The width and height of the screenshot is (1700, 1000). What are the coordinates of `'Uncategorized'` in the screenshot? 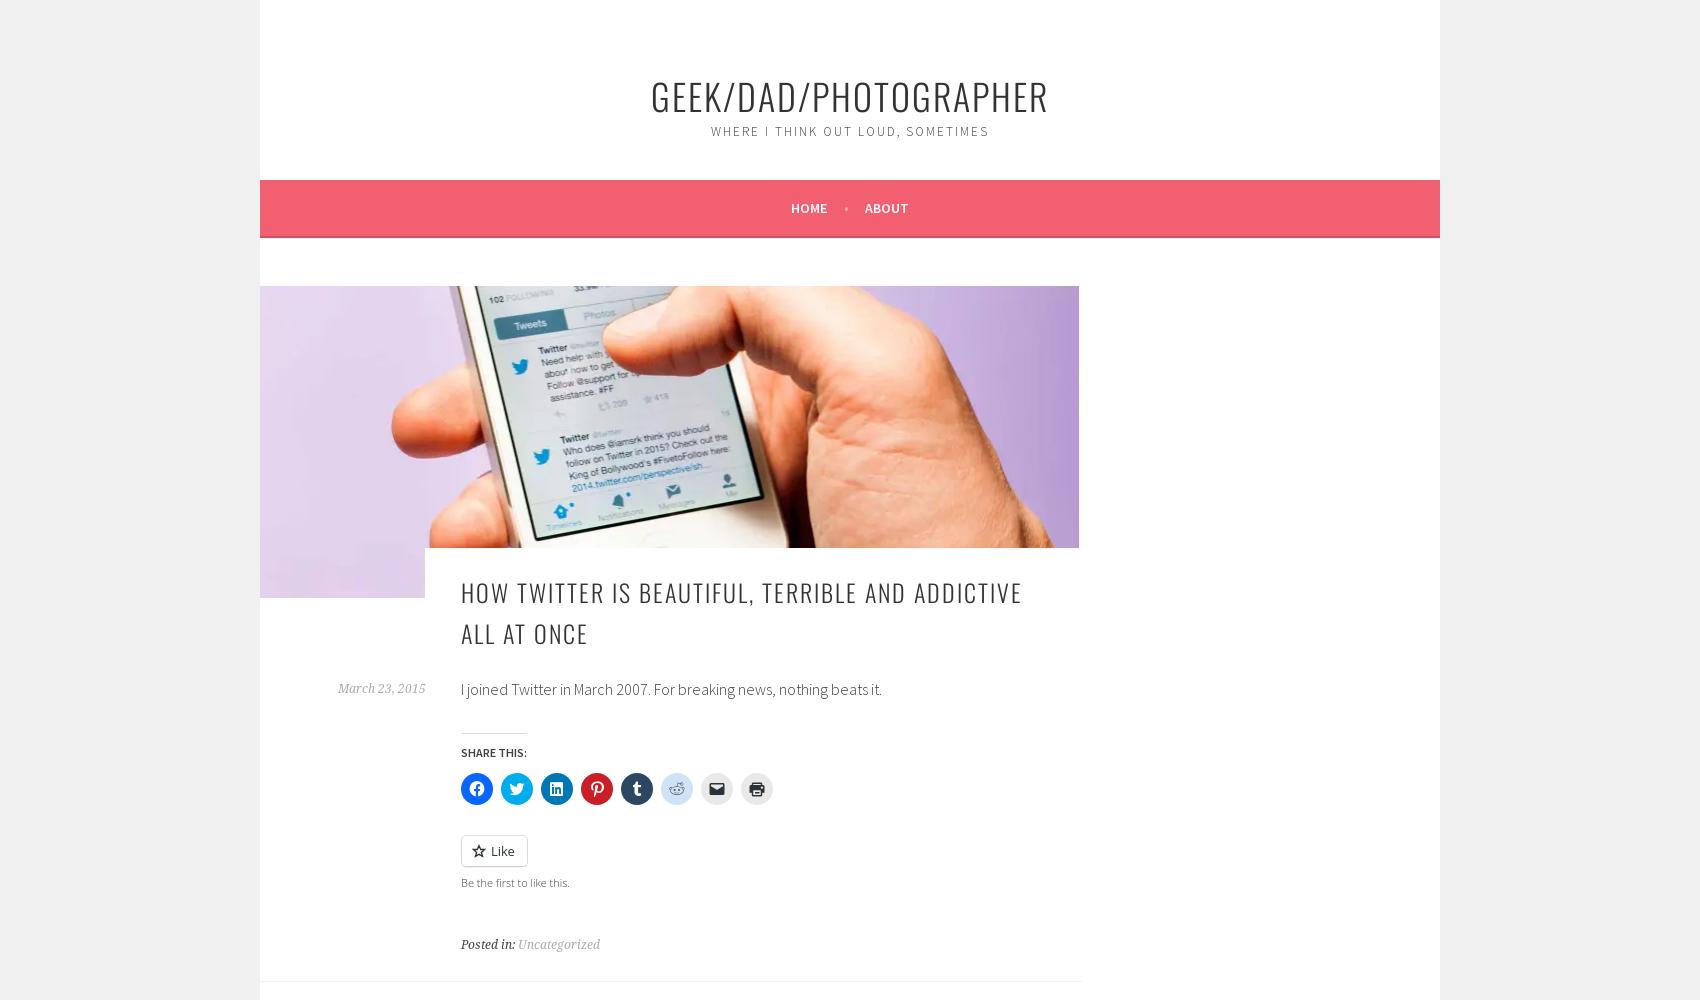 It's located at (557, 943).